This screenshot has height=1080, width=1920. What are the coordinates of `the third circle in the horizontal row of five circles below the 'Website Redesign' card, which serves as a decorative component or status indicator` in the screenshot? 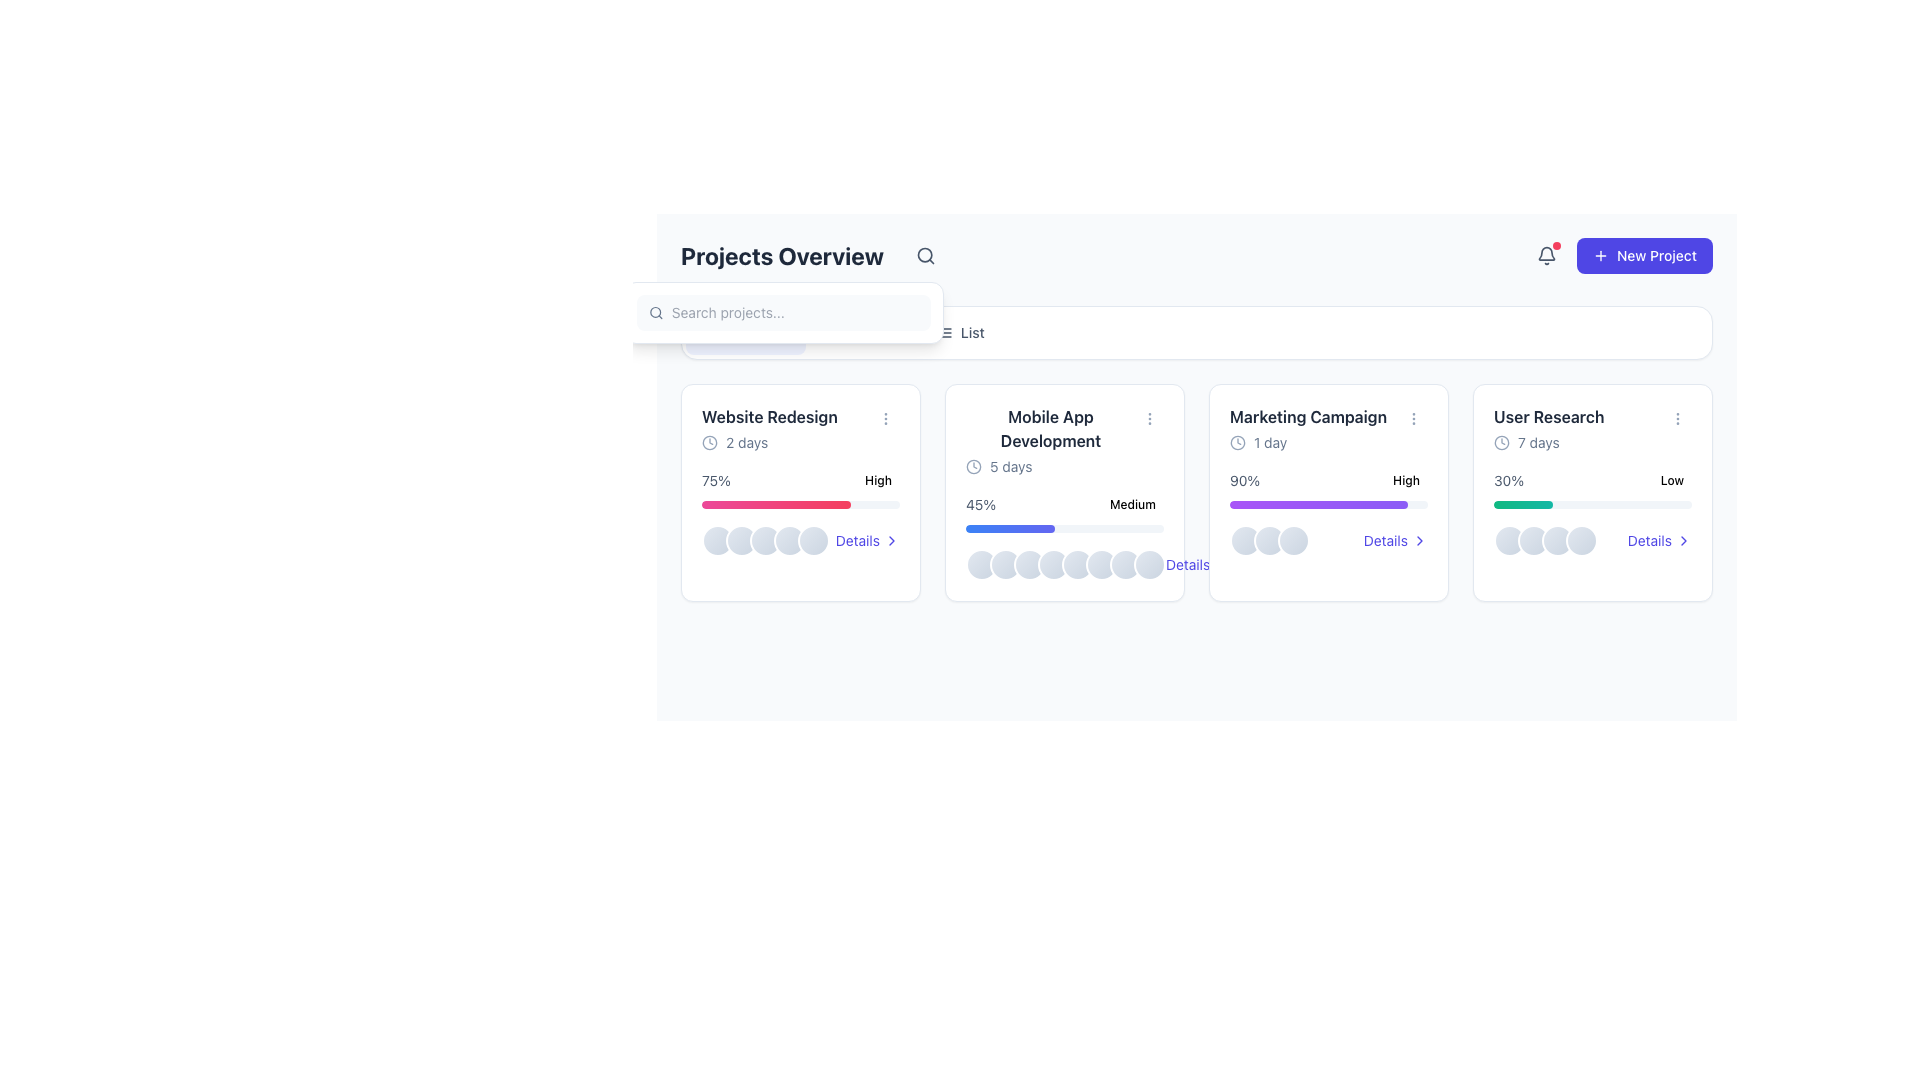 It's located at (765, 540).